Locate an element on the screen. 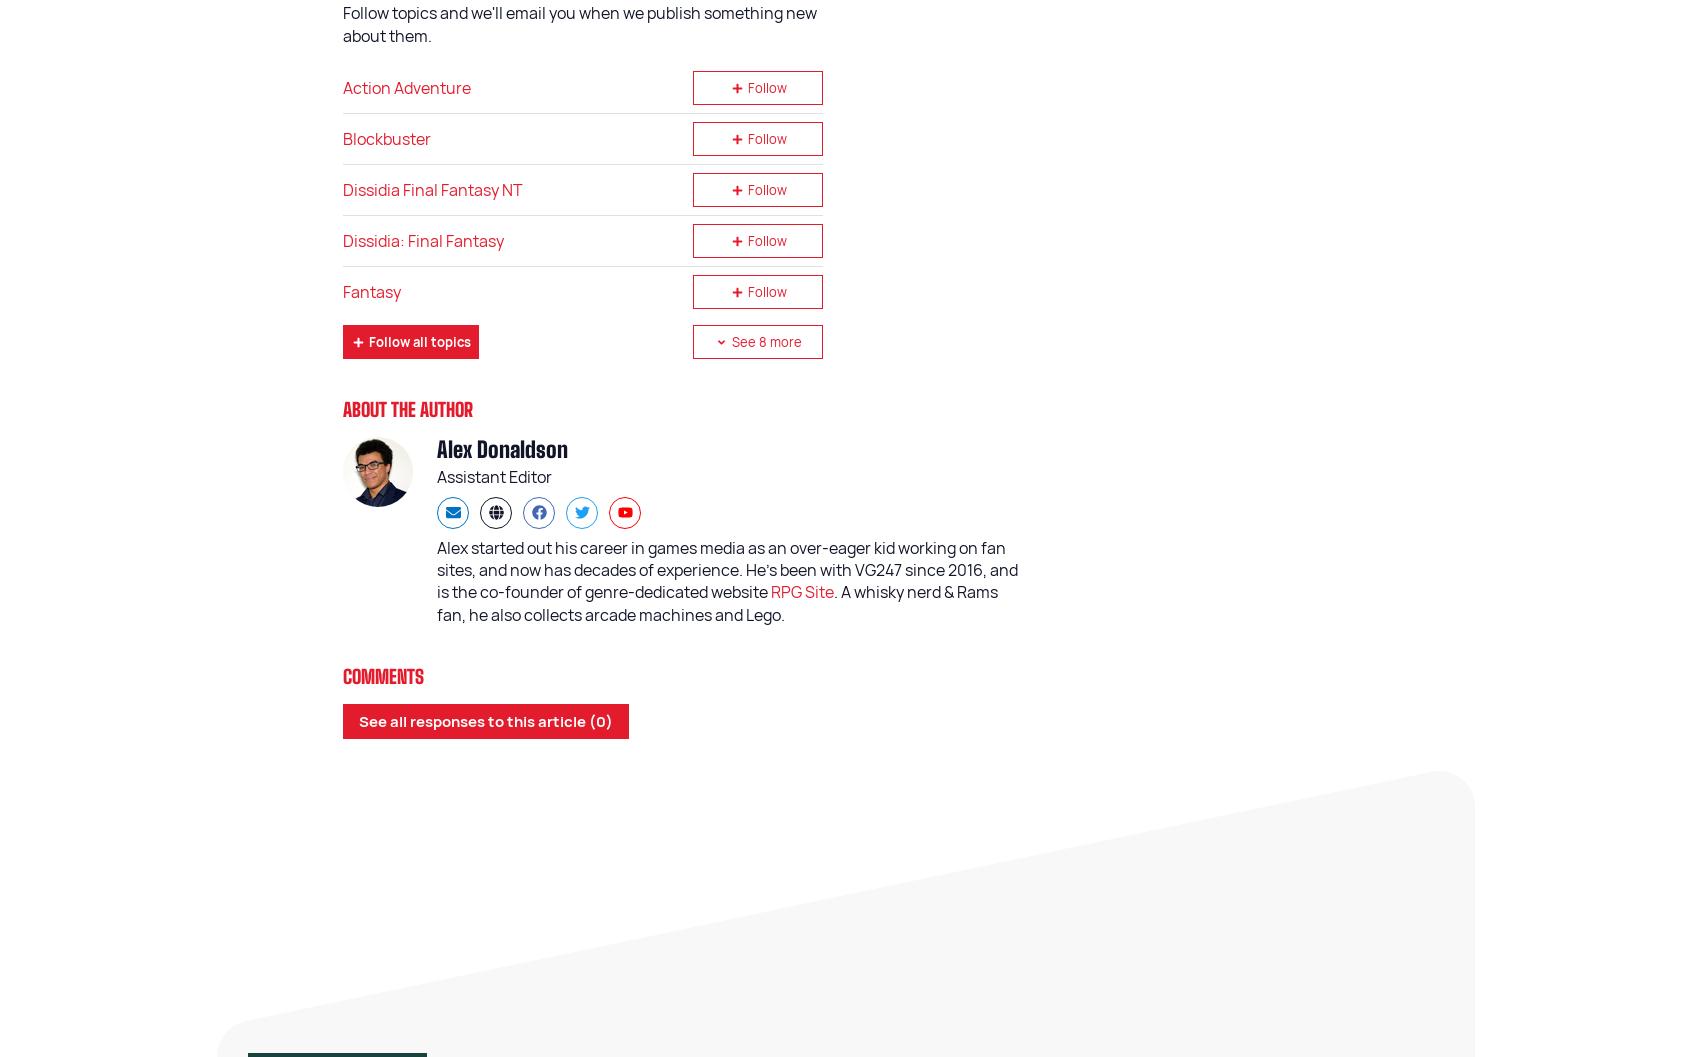 Image resolution: width=1692 pixels, height=1057 pixels. 'Follow topics and we'll email you when we publish something new about them.' is located at coordinates (579, 23).